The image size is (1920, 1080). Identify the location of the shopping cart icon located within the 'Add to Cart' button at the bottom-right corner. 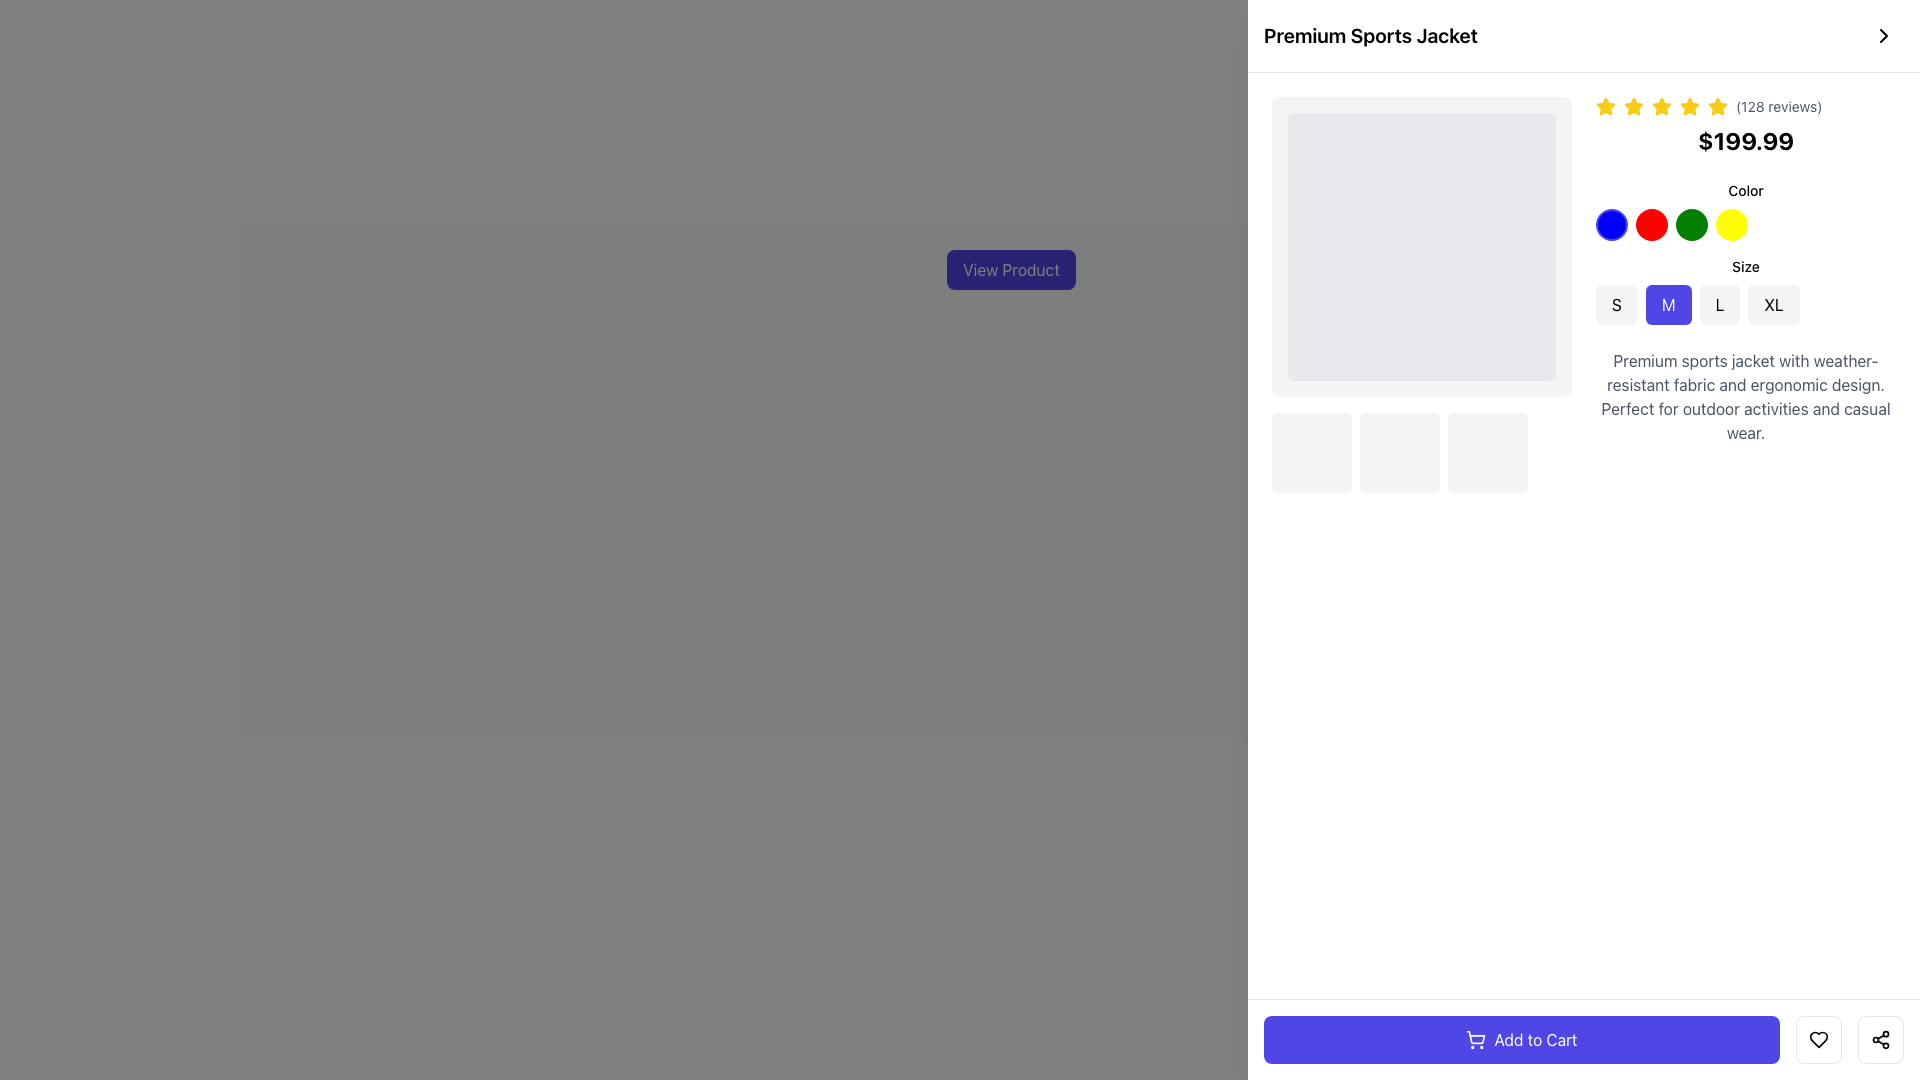
(1476, 1036).